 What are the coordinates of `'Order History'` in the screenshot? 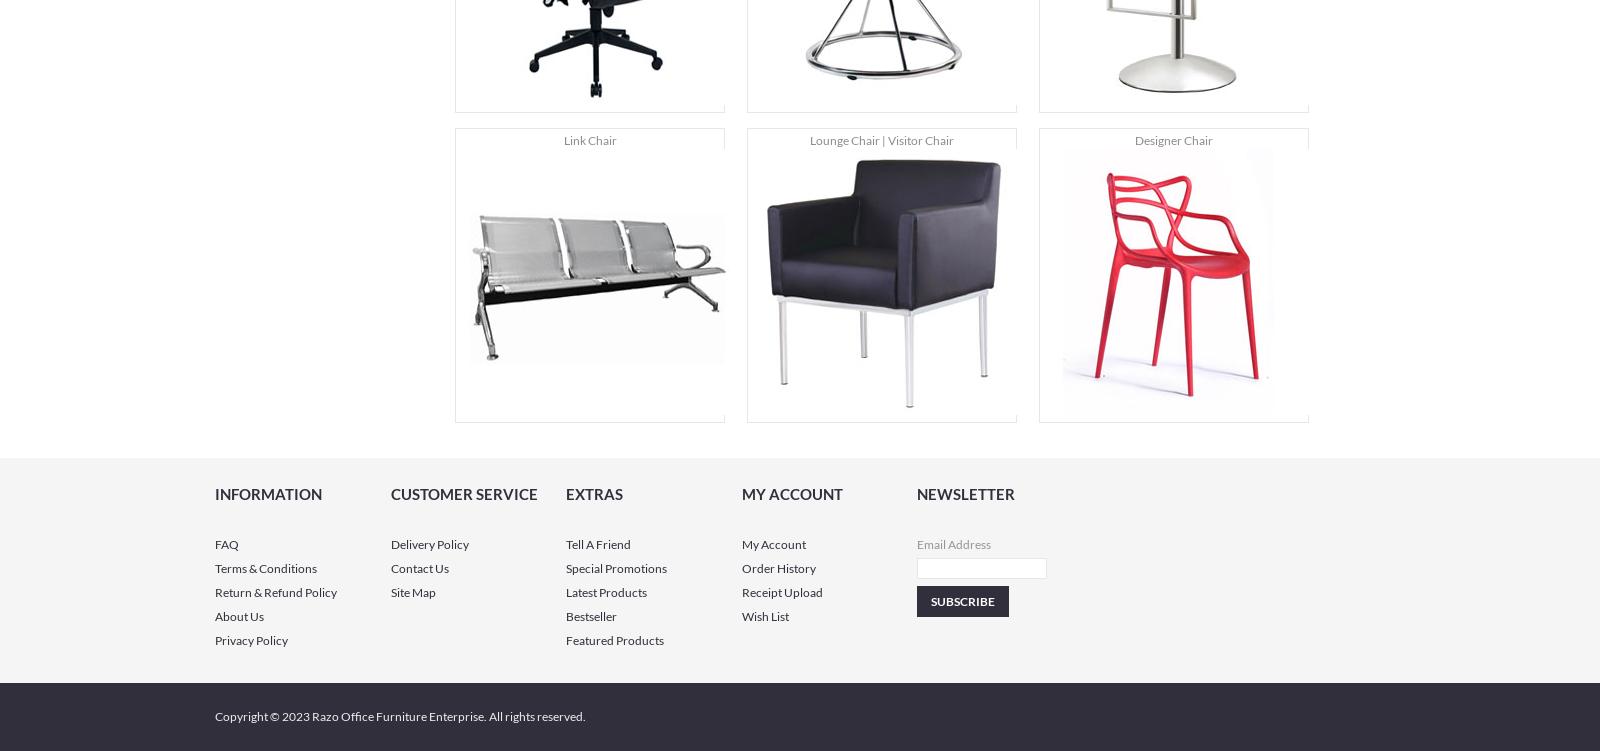 It's located at (778, 567).